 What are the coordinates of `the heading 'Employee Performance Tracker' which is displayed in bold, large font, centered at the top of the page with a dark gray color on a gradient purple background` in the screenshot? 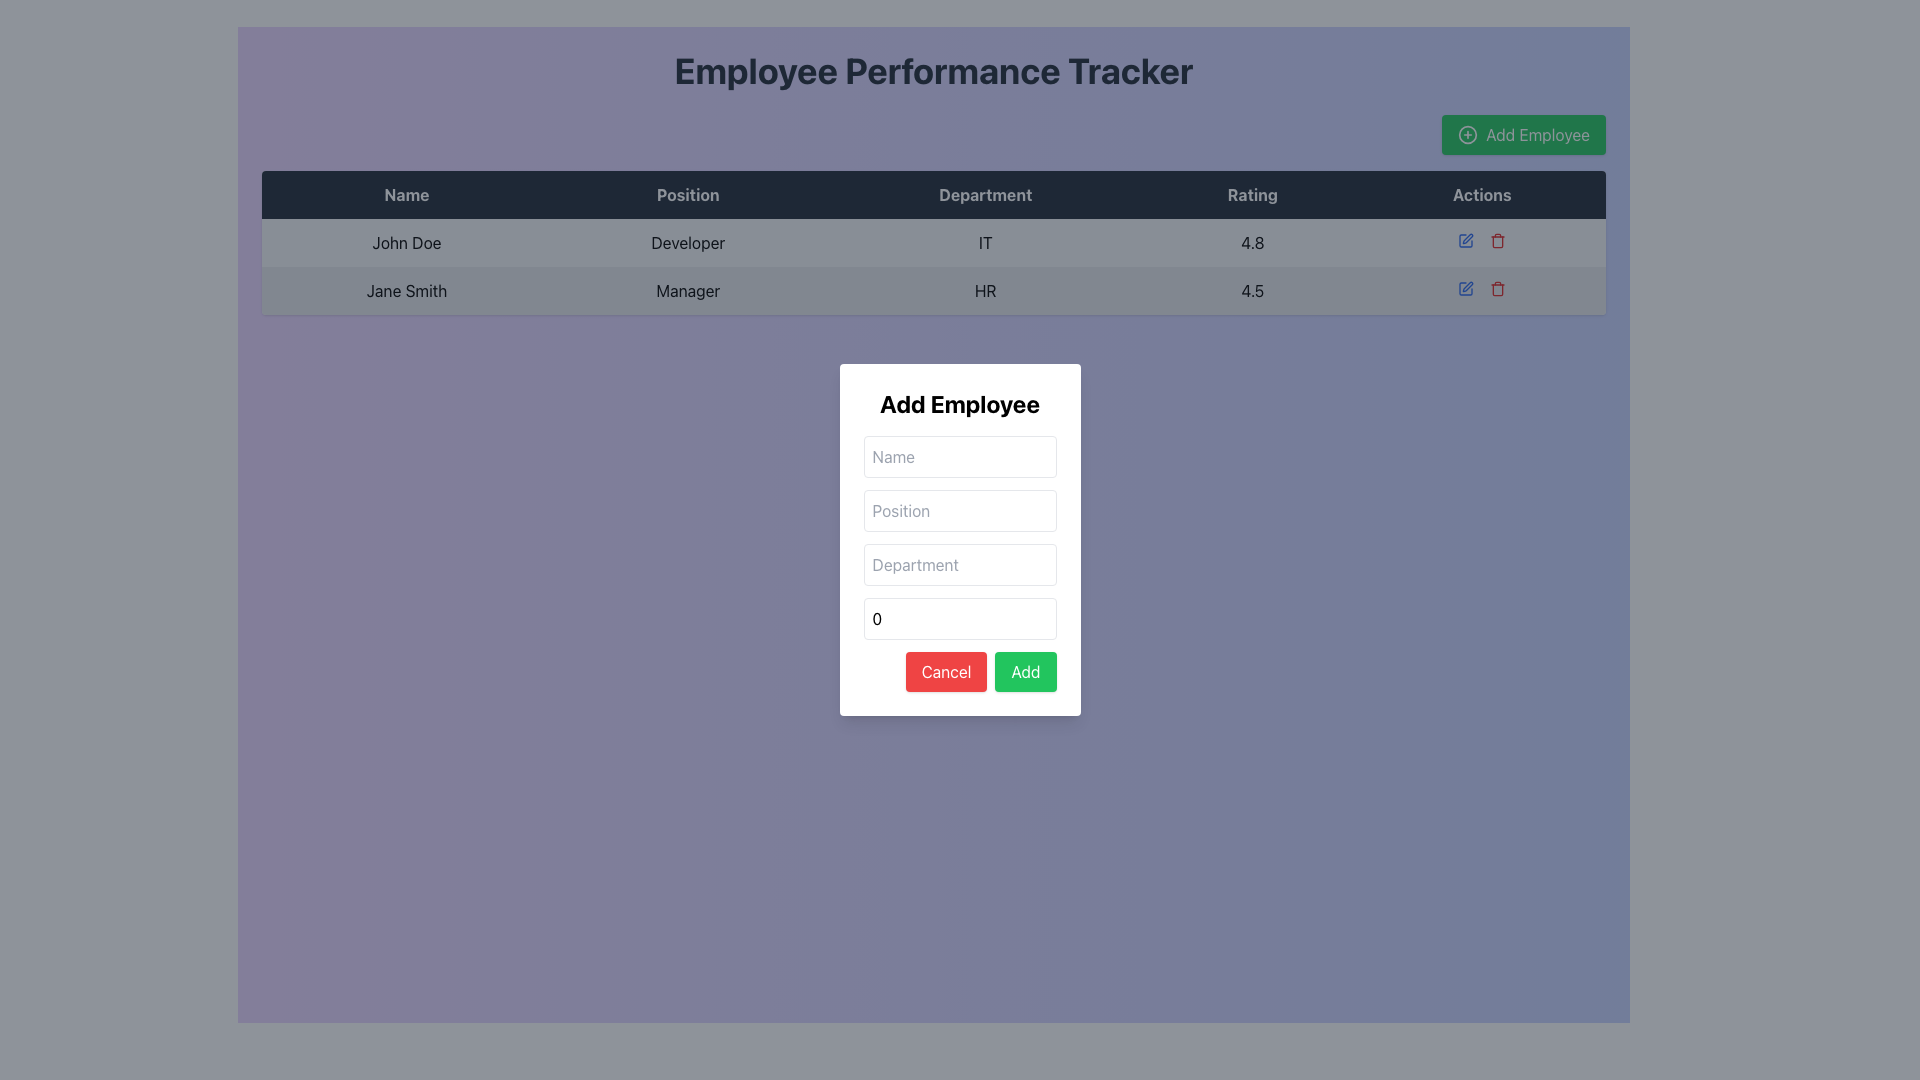 It's located at (933, 69).